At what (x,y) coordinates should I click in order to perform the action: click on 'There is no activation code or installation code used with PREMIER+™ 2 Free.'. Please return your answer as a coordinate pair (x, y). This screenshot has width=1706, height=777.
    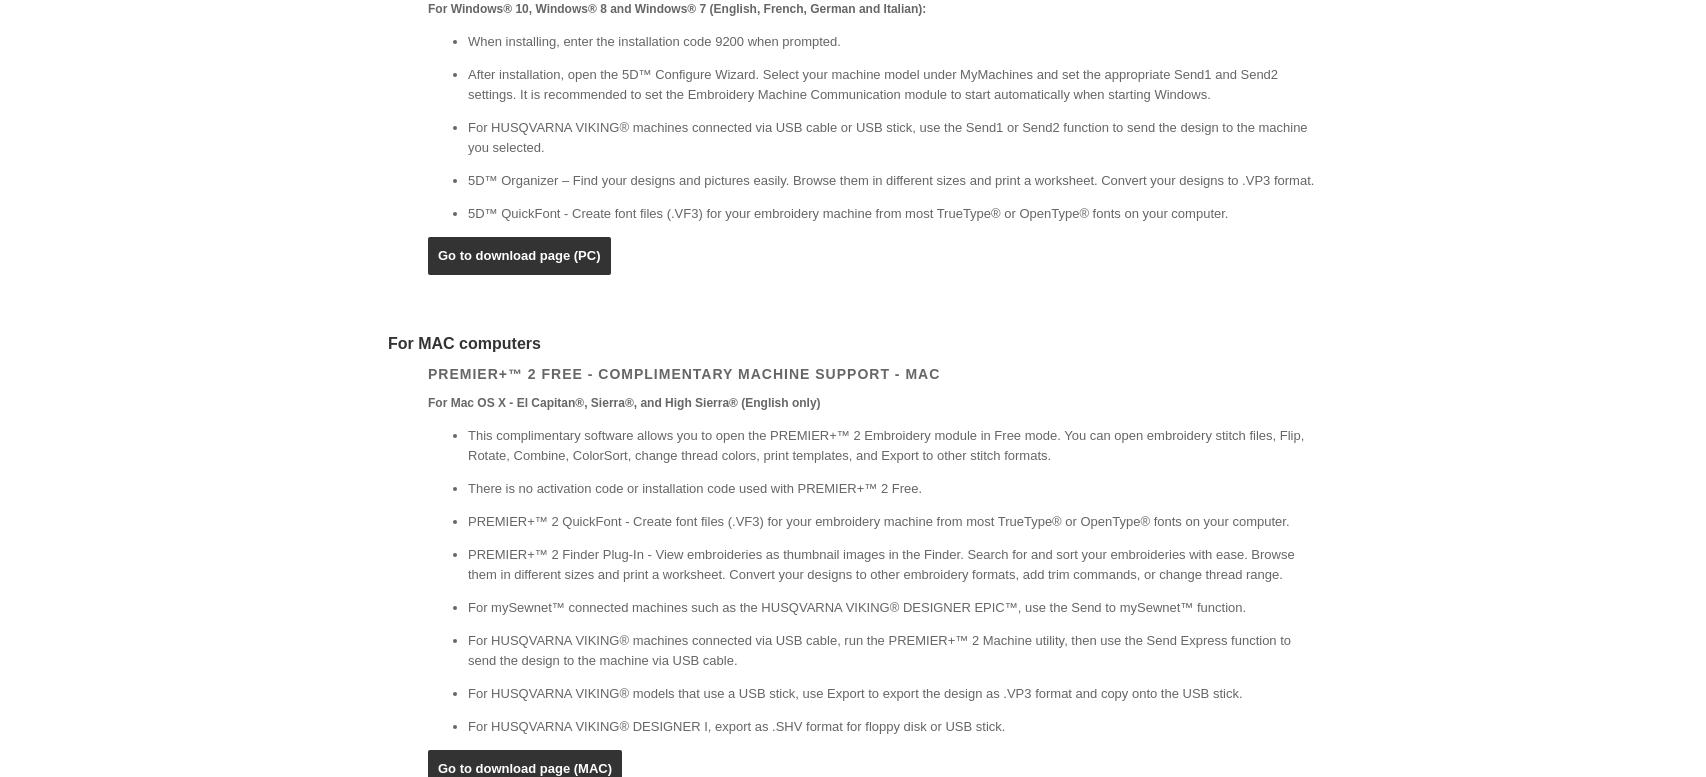
    Looking at the image, I should click on (694, 488).